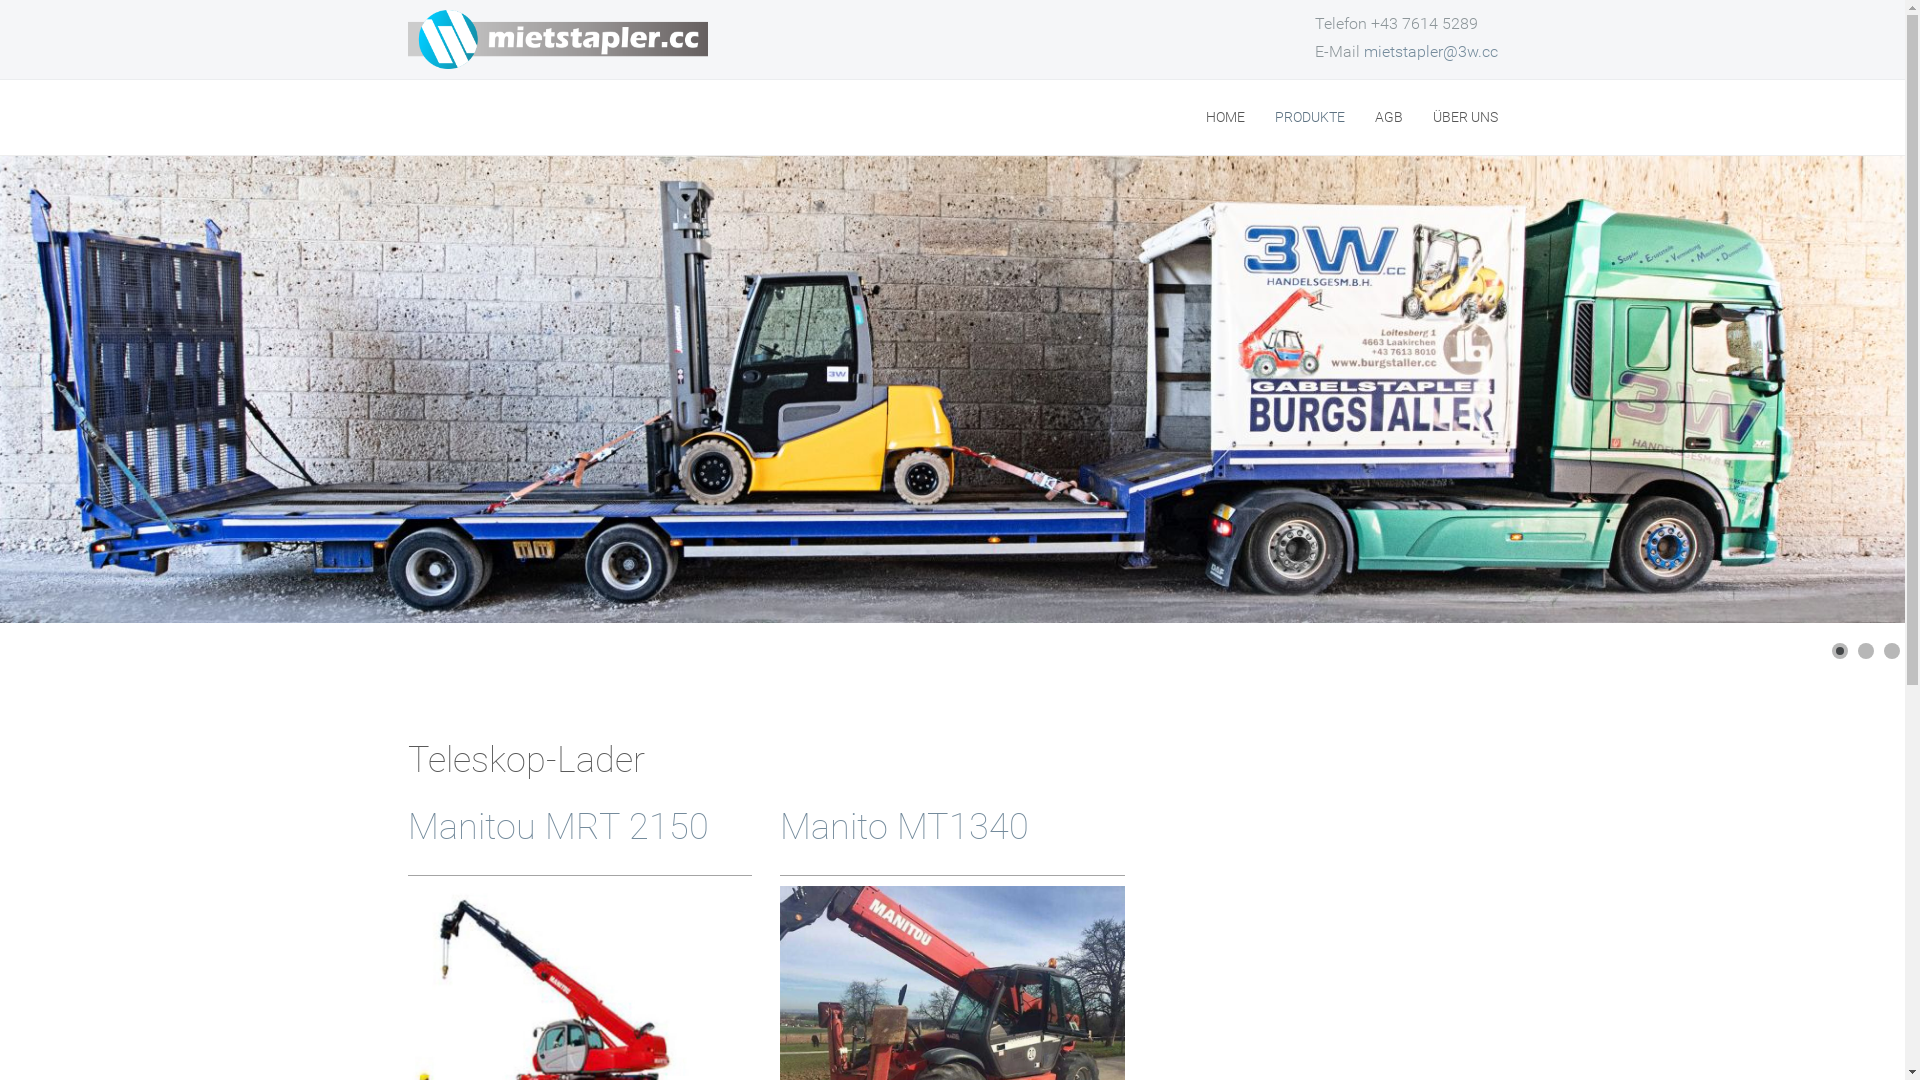  Describe the element at coordinates (903, 826) in the screenshot. I see `'Manito MT1340'` at that location.